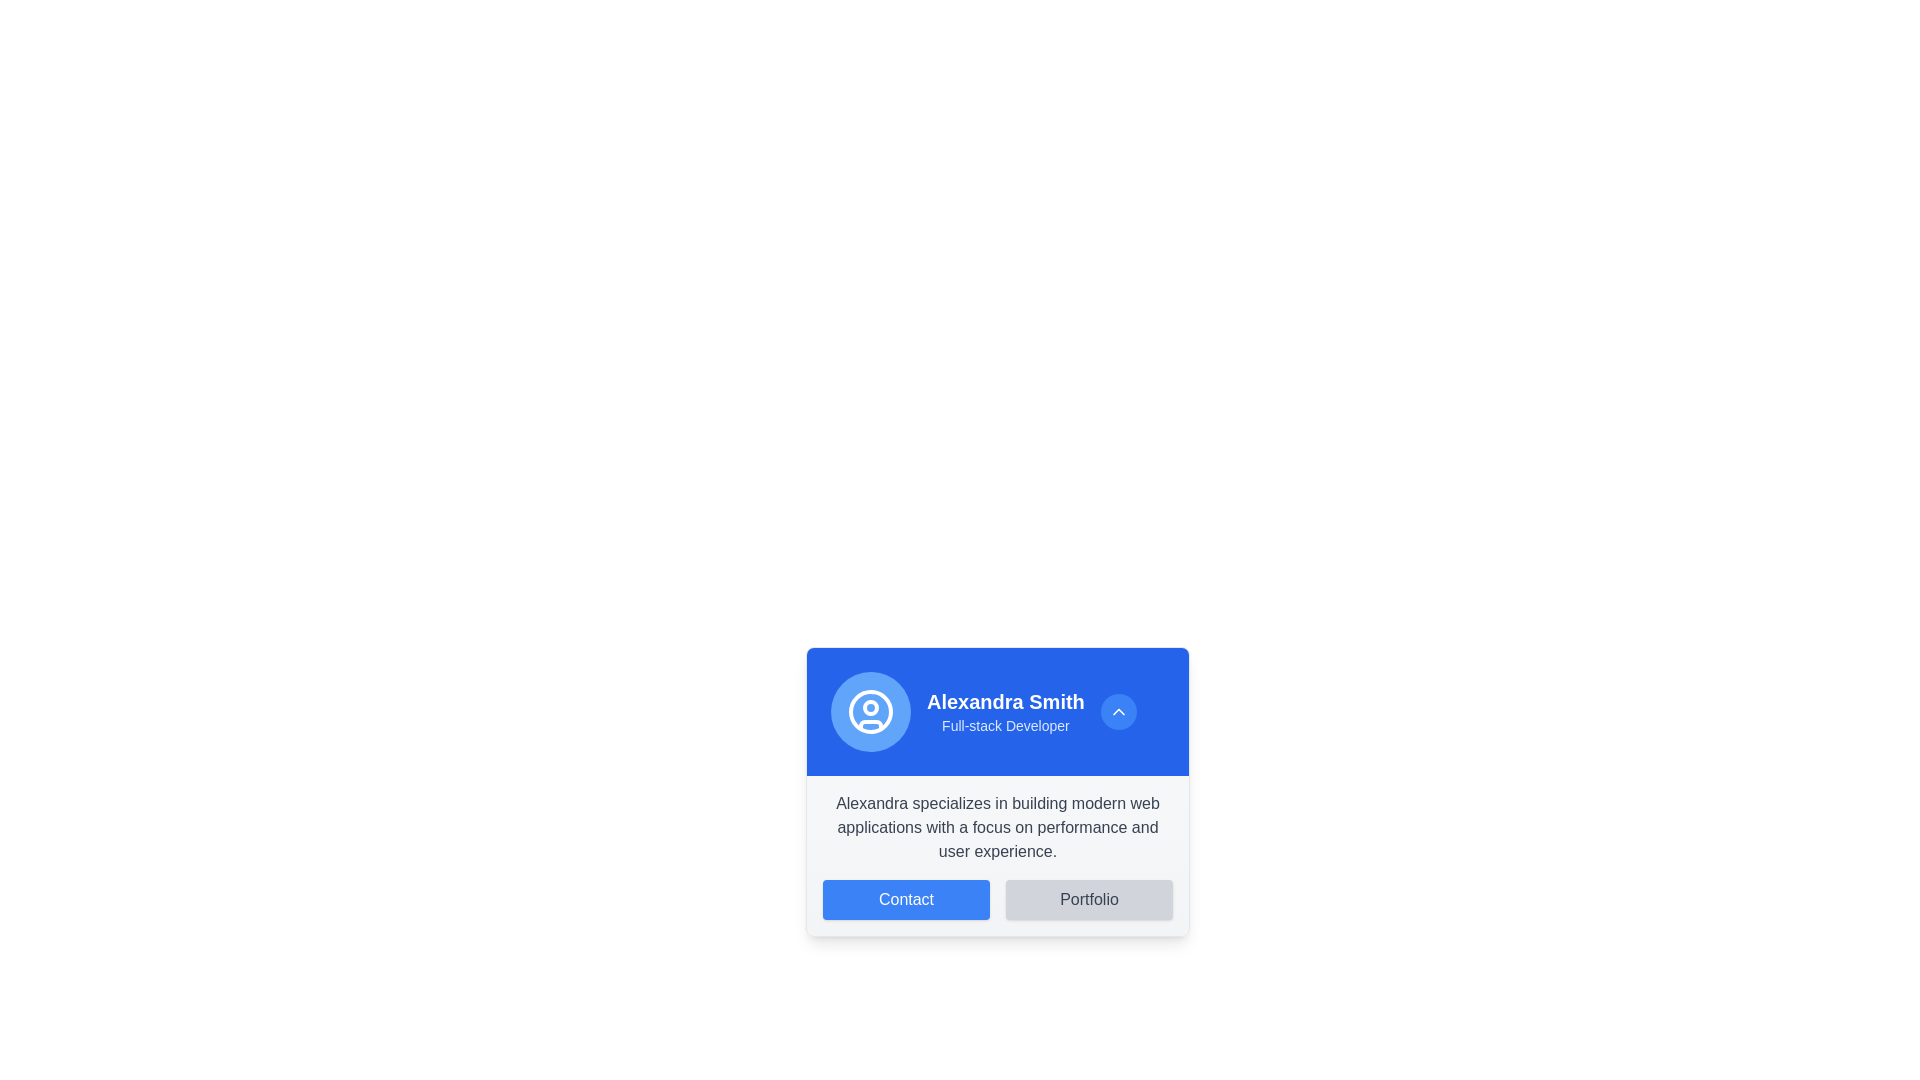 The height and width of the screenshot is (1080, 1920). Describe the element at coordinates (1005, 725) in the screenshot. I see `text content of the subtitle label describing the professional position of 'Alexandra Smith', which is located below the main text in a blue card component` at that location.